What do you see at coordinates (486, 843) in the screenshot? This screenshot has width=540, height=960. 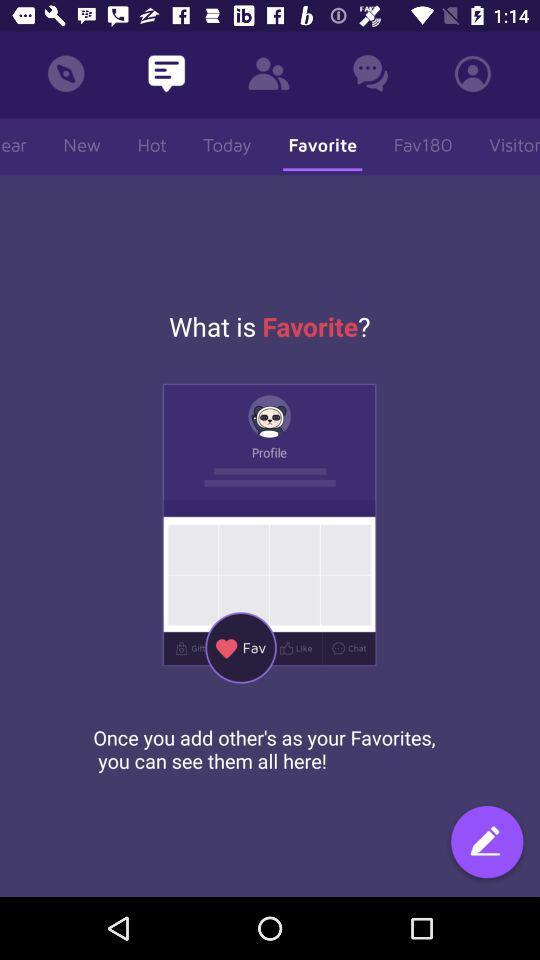 I see `the icon at the bottom right corner` at bounding box center [486, 843].